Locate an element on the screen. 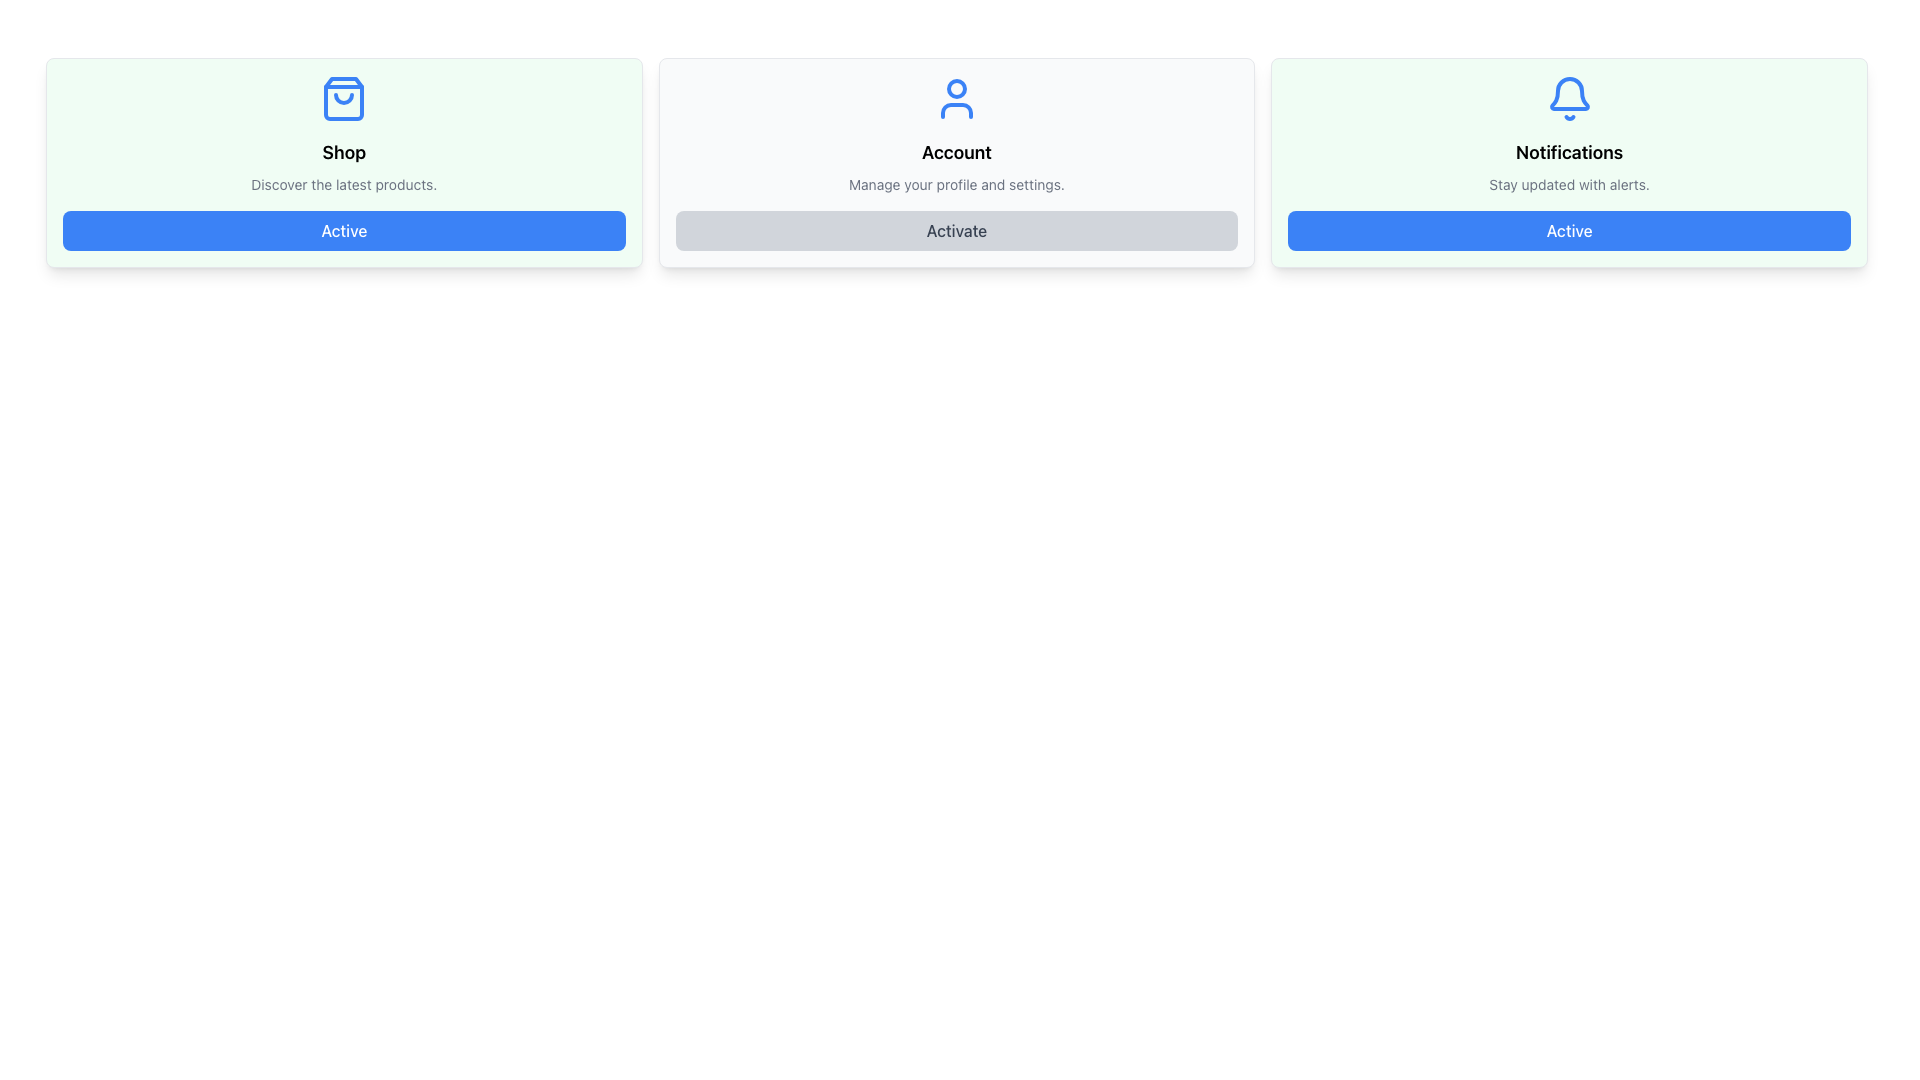  the user account icon, which features a blue circular head and curved shoulders, located above the 'Account' text in a card-like UI component is located at coordinates (955, 99).